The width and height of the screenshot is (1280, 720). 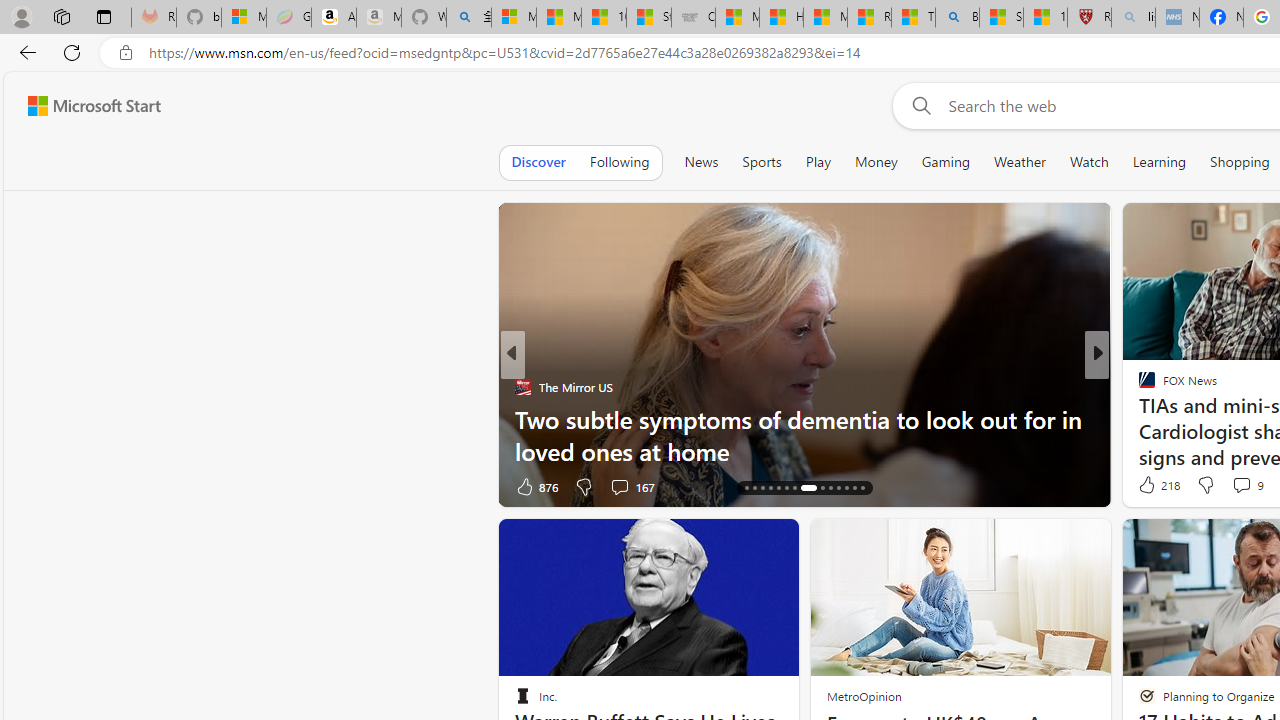 I want to click on '419 Like', so click(x=1152, y=486).